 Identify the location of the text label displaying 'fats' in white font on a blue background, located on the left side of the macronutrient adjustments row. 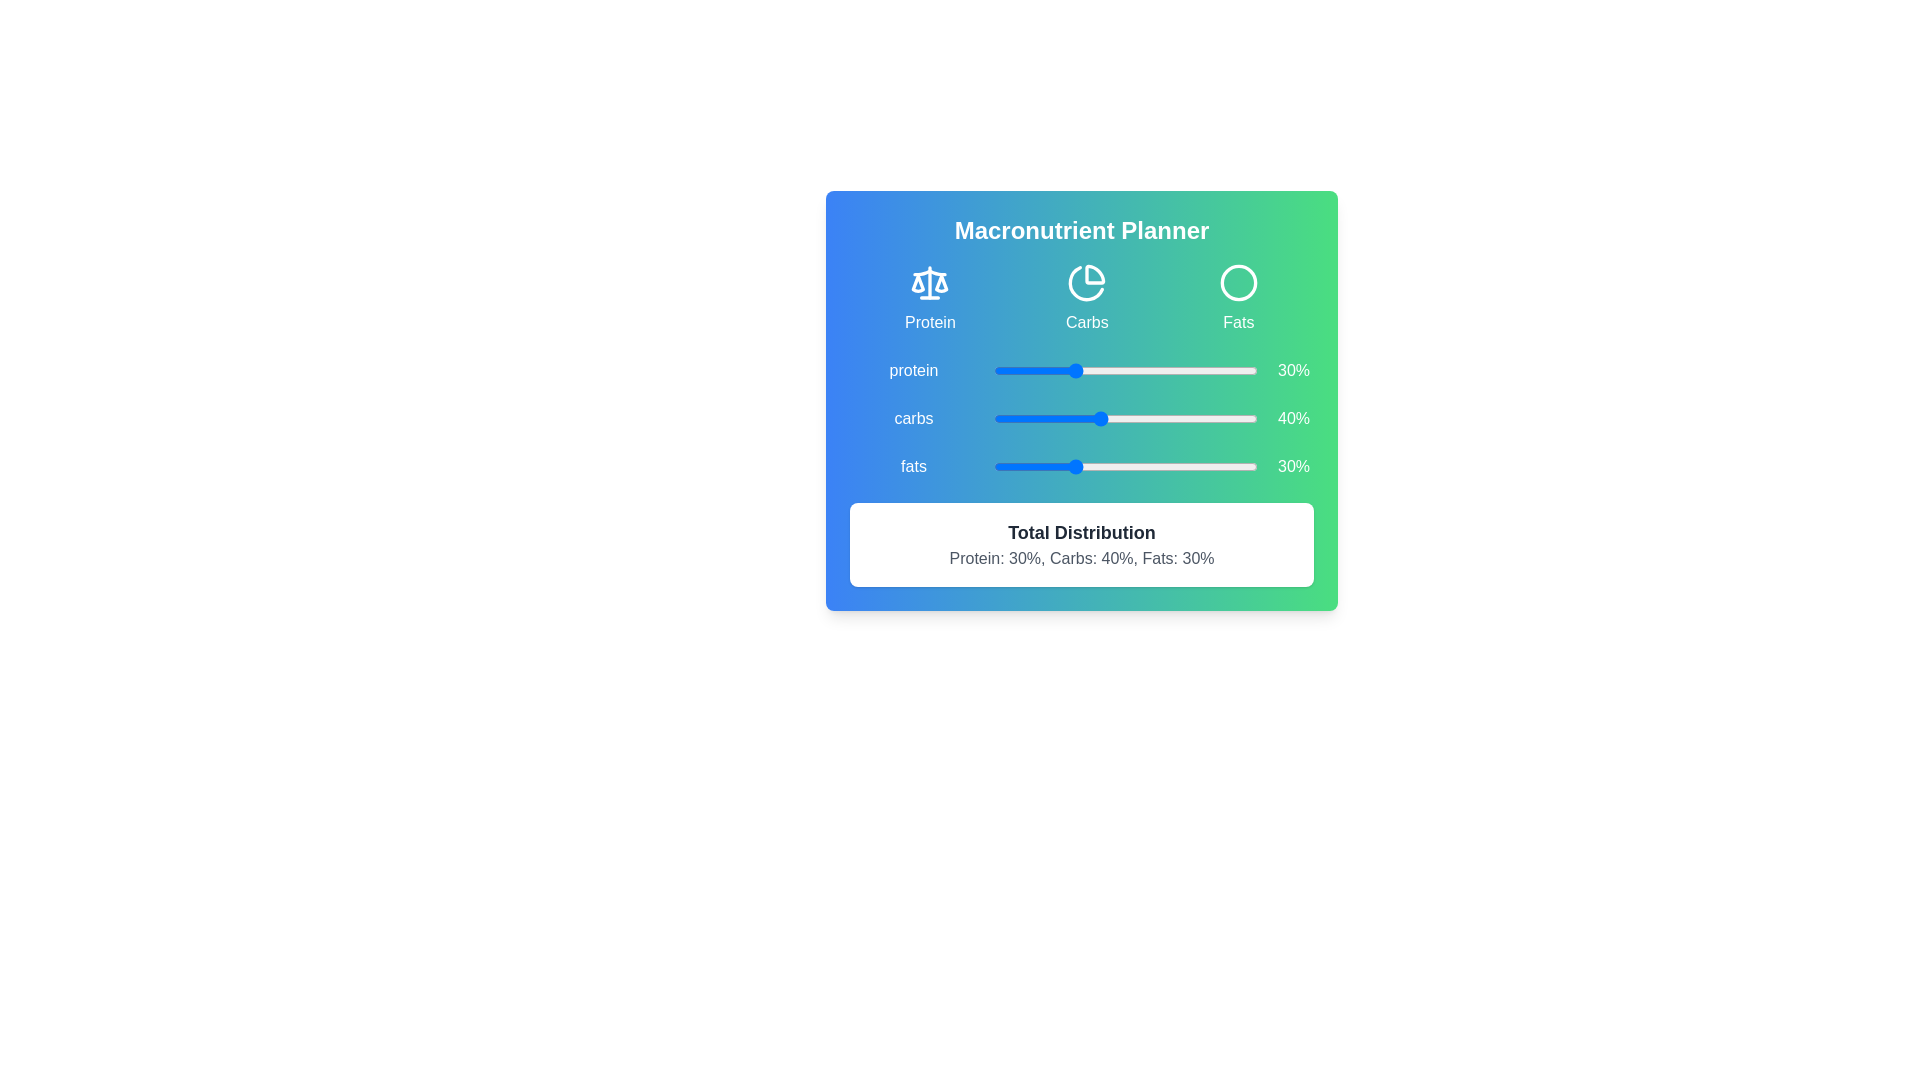
(912, 466).